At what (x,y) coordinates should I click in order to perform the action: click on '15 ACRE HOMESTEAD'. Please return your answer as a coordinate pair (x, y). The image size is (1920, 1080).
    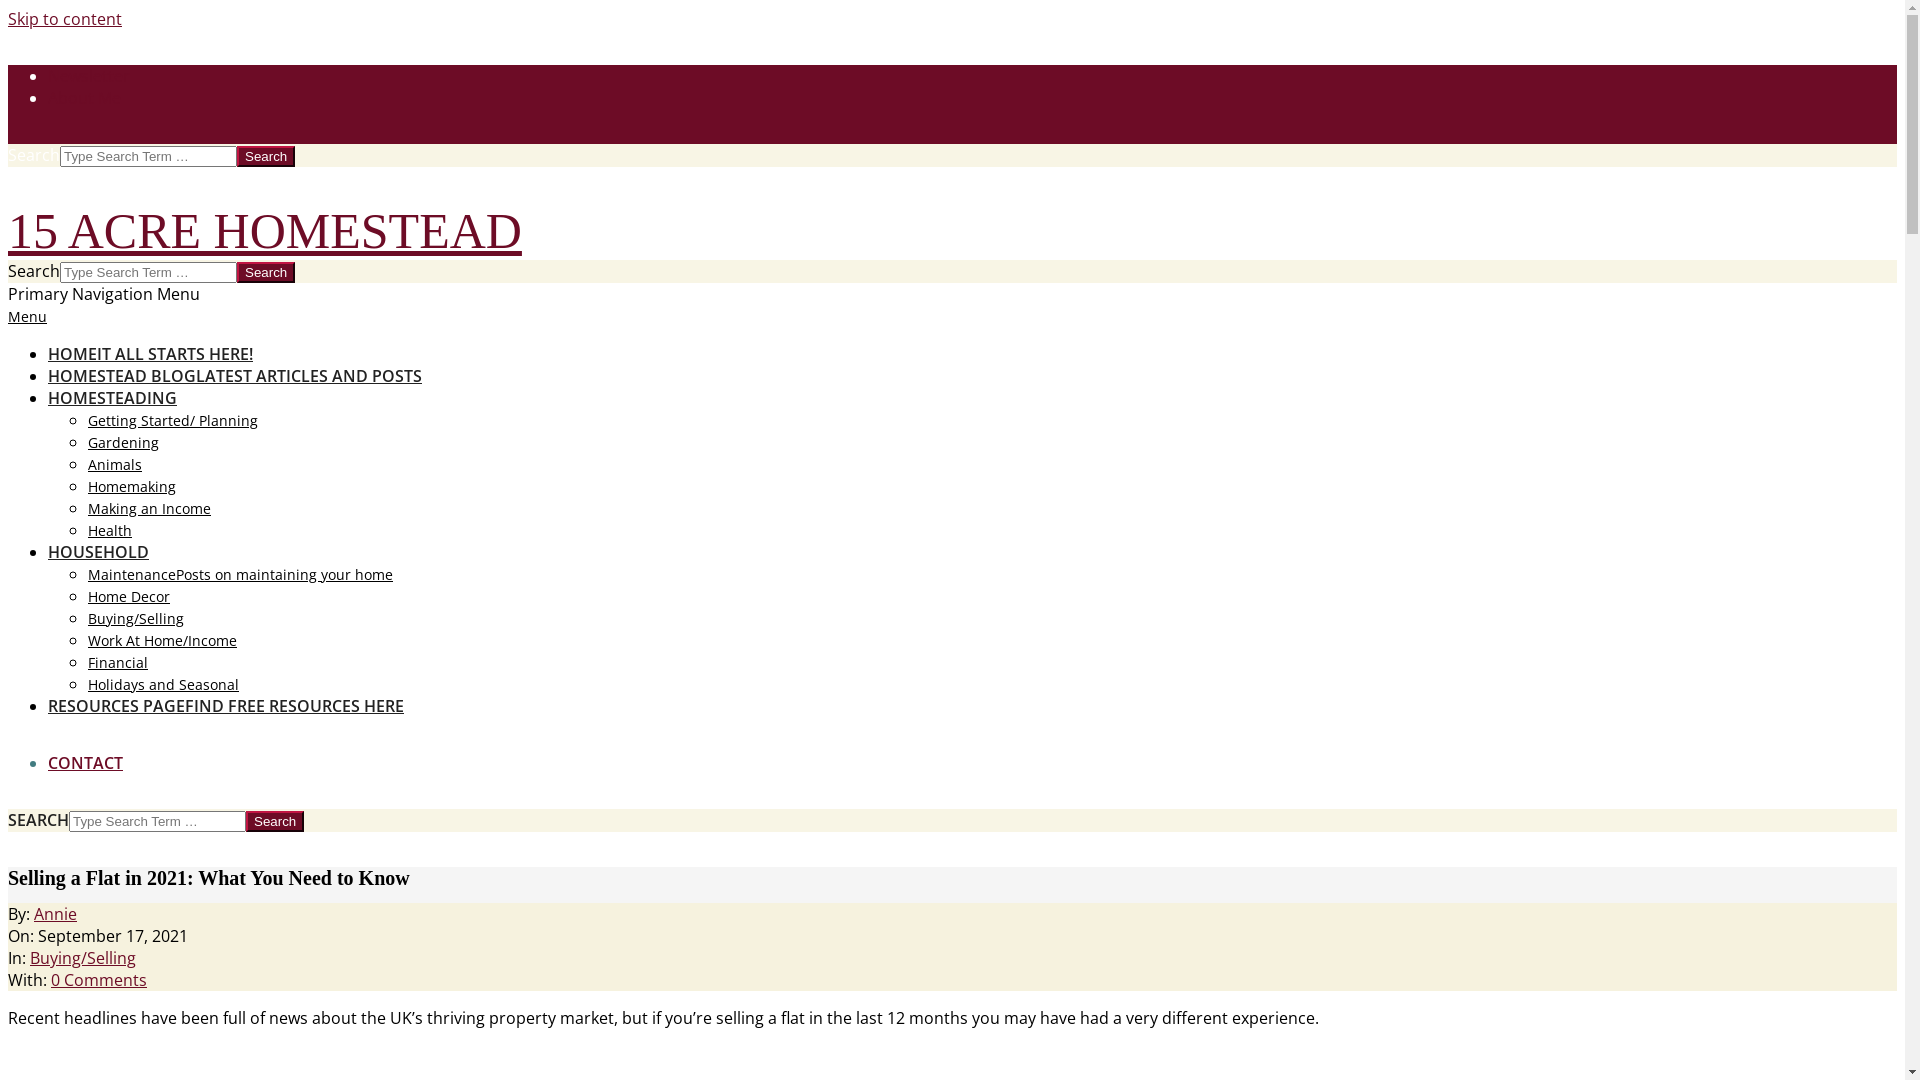
    Looking at the image, I should click on (263, 230).